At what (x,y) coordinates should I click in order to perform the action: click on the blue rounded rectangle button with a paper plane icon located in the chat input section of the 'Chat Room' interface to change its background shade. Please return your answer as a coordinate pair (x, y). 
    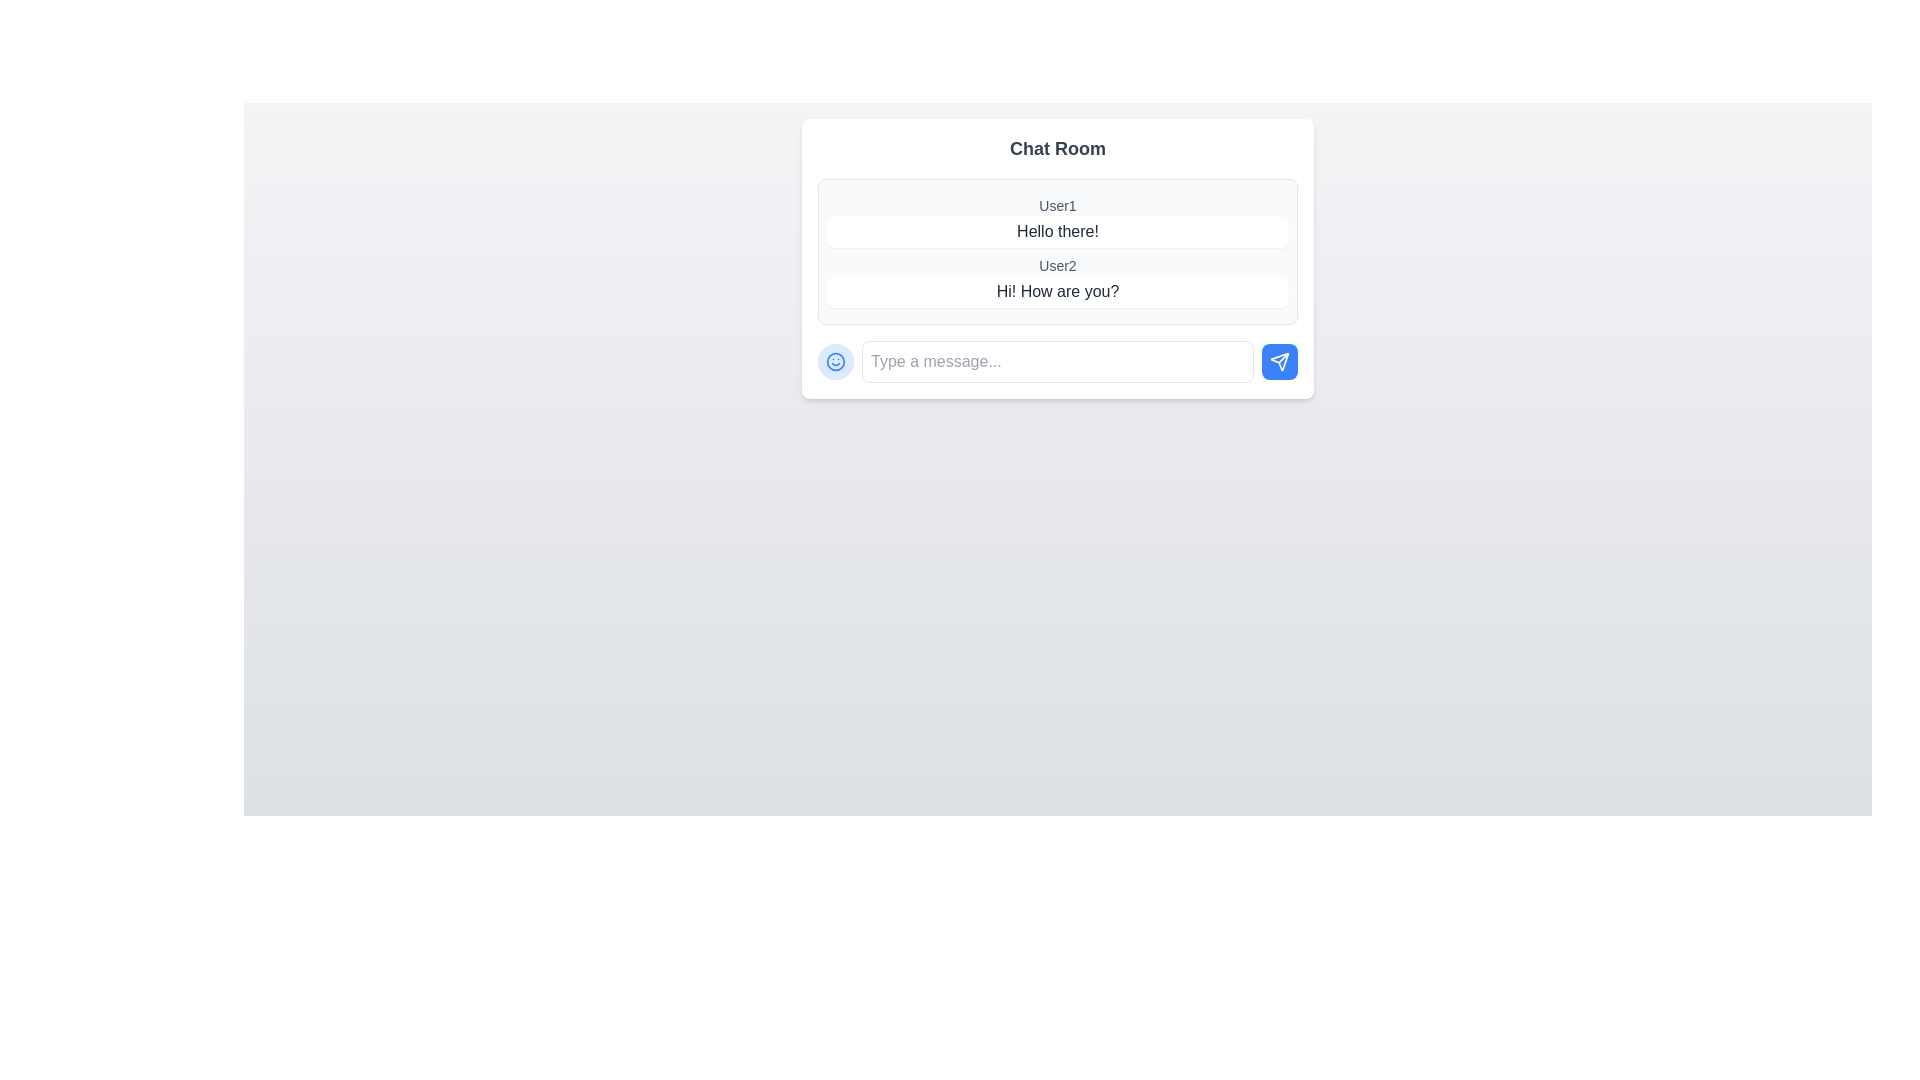
    Looking at the image, I should click on (1280, 362).